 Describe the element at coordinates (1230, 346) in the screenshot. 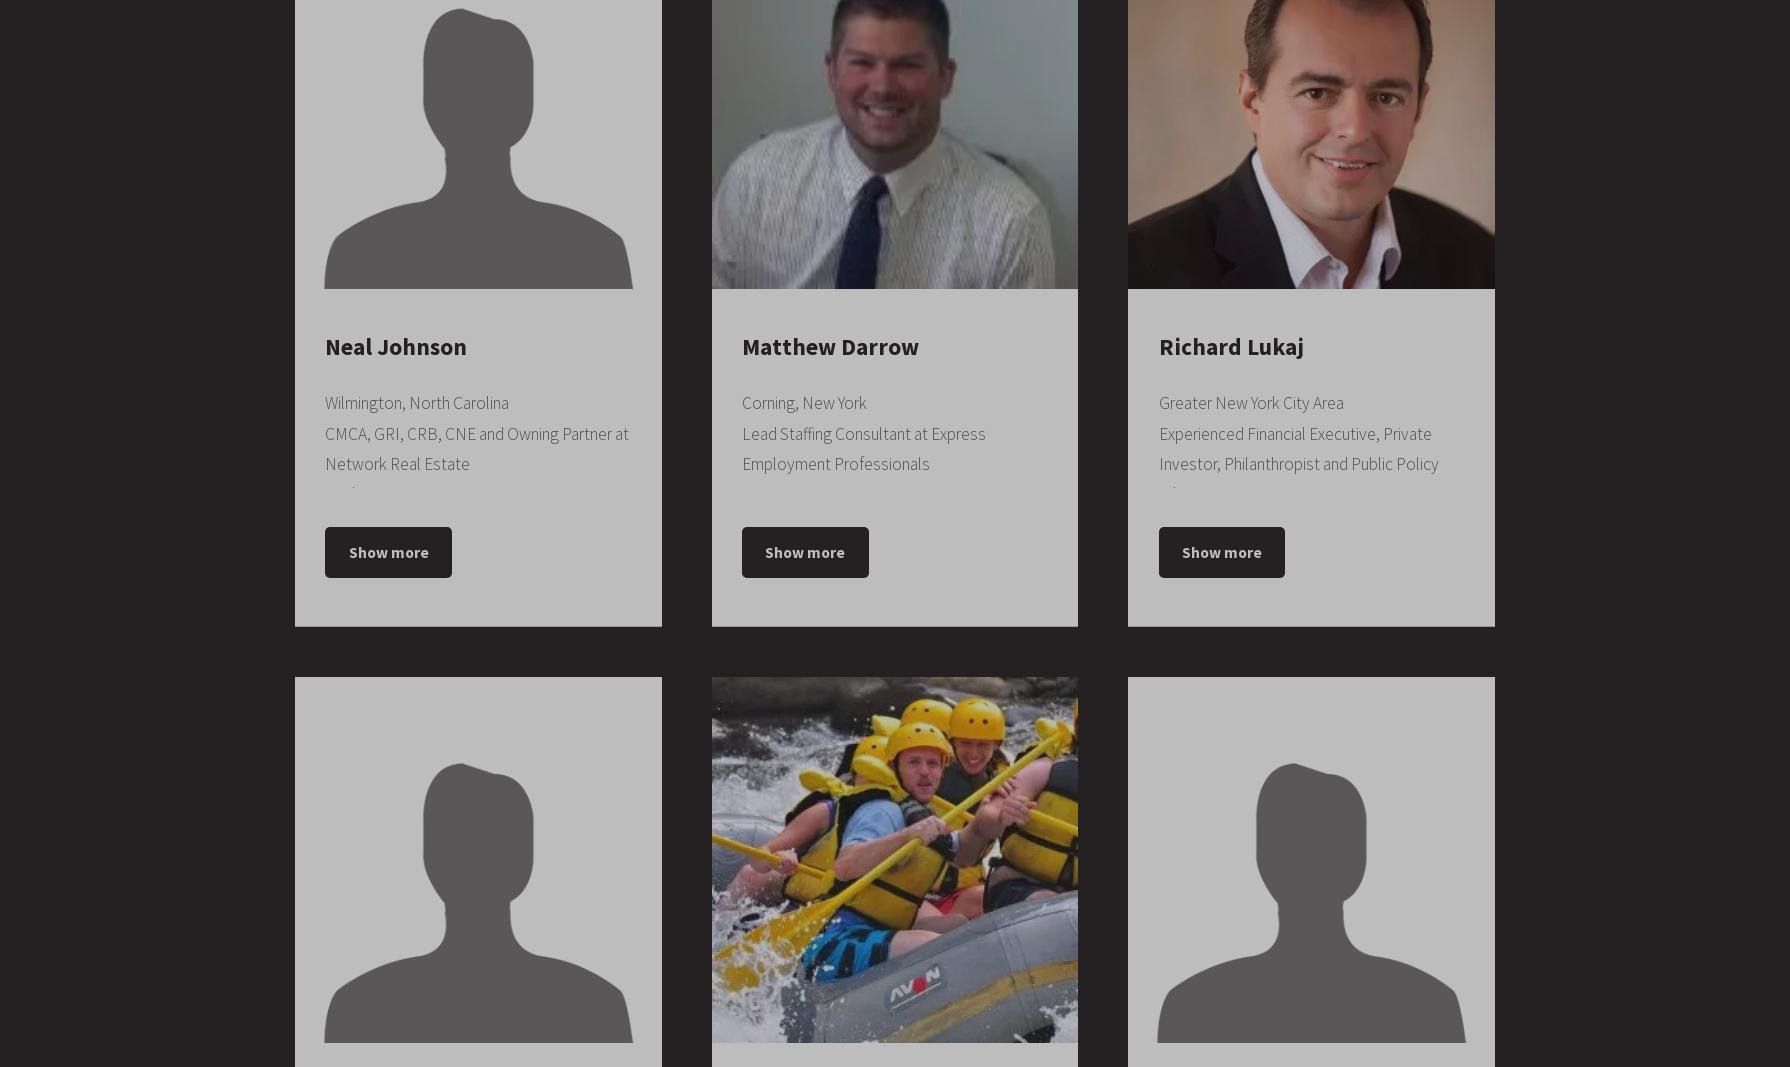

I see `'Richard Lukaj'` at that location.